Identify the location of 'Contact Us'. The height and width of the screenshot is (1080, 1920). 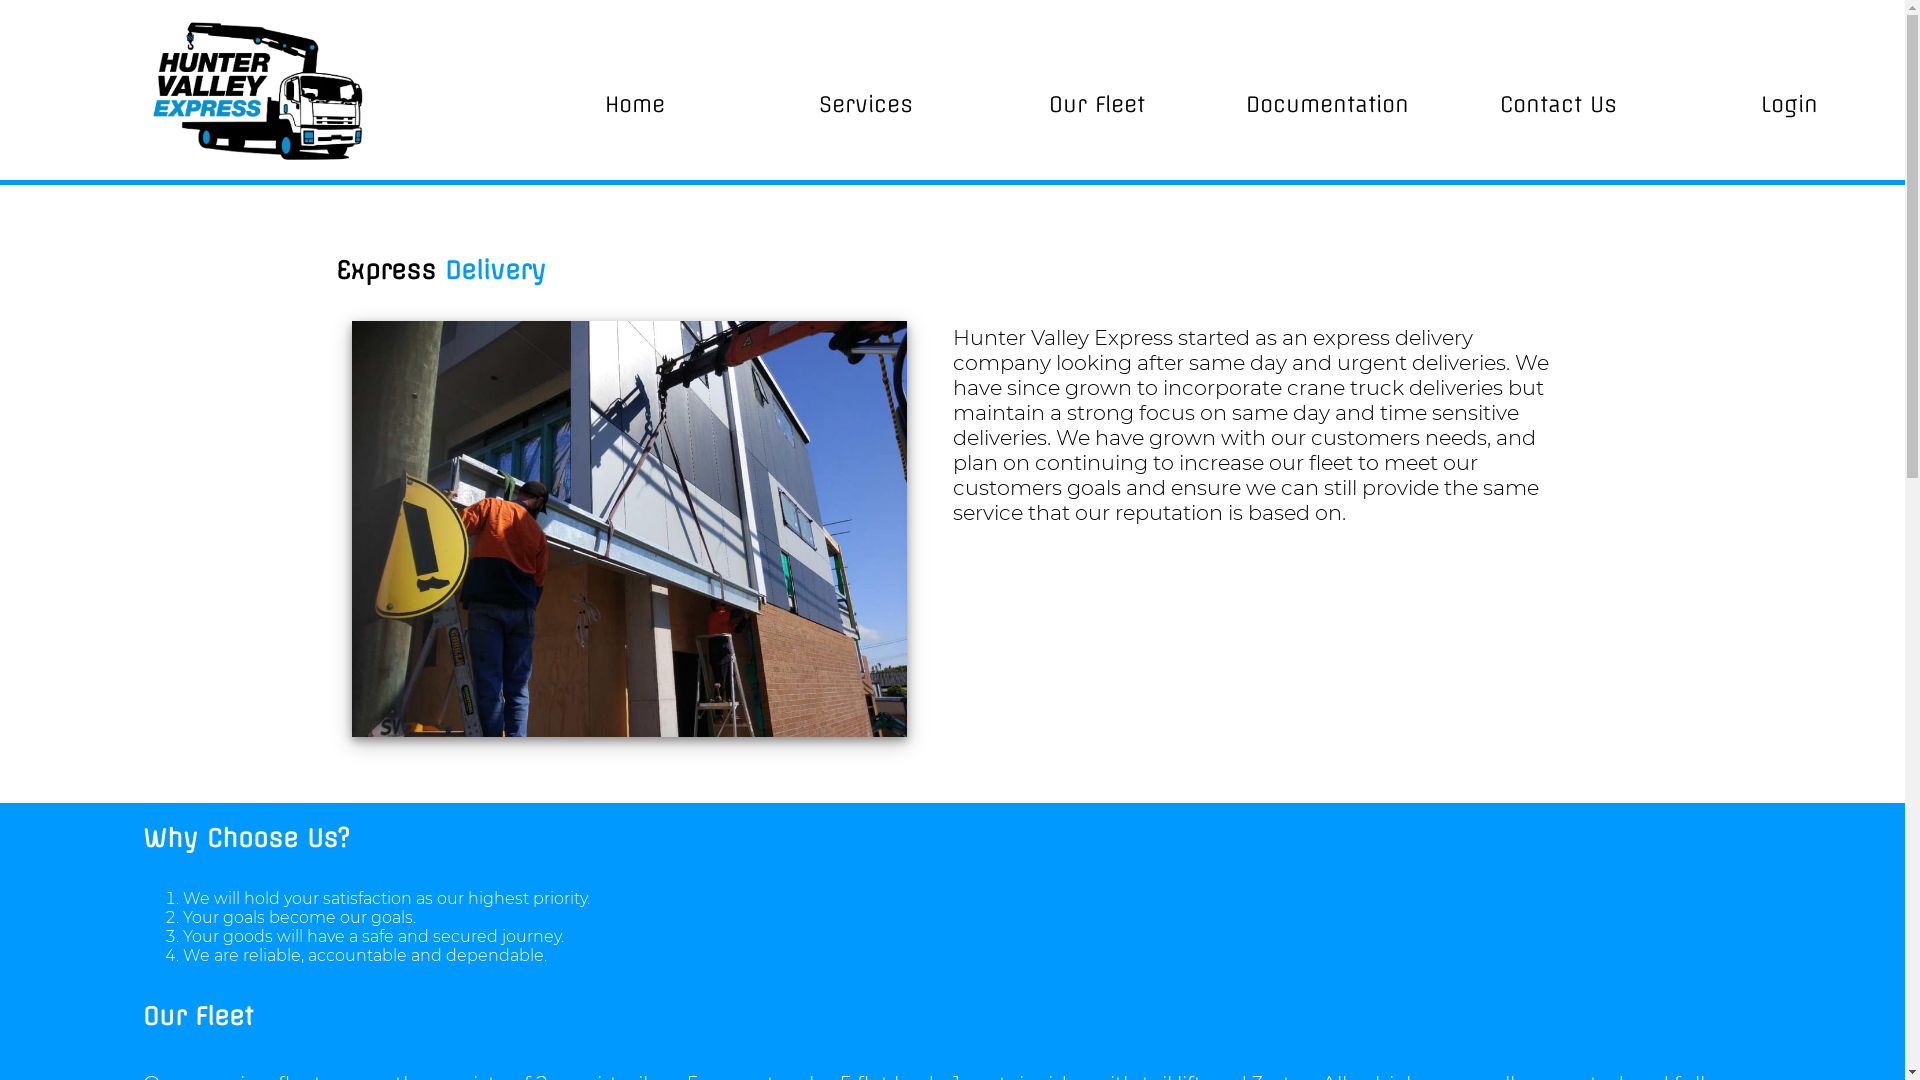
(1557, 104).